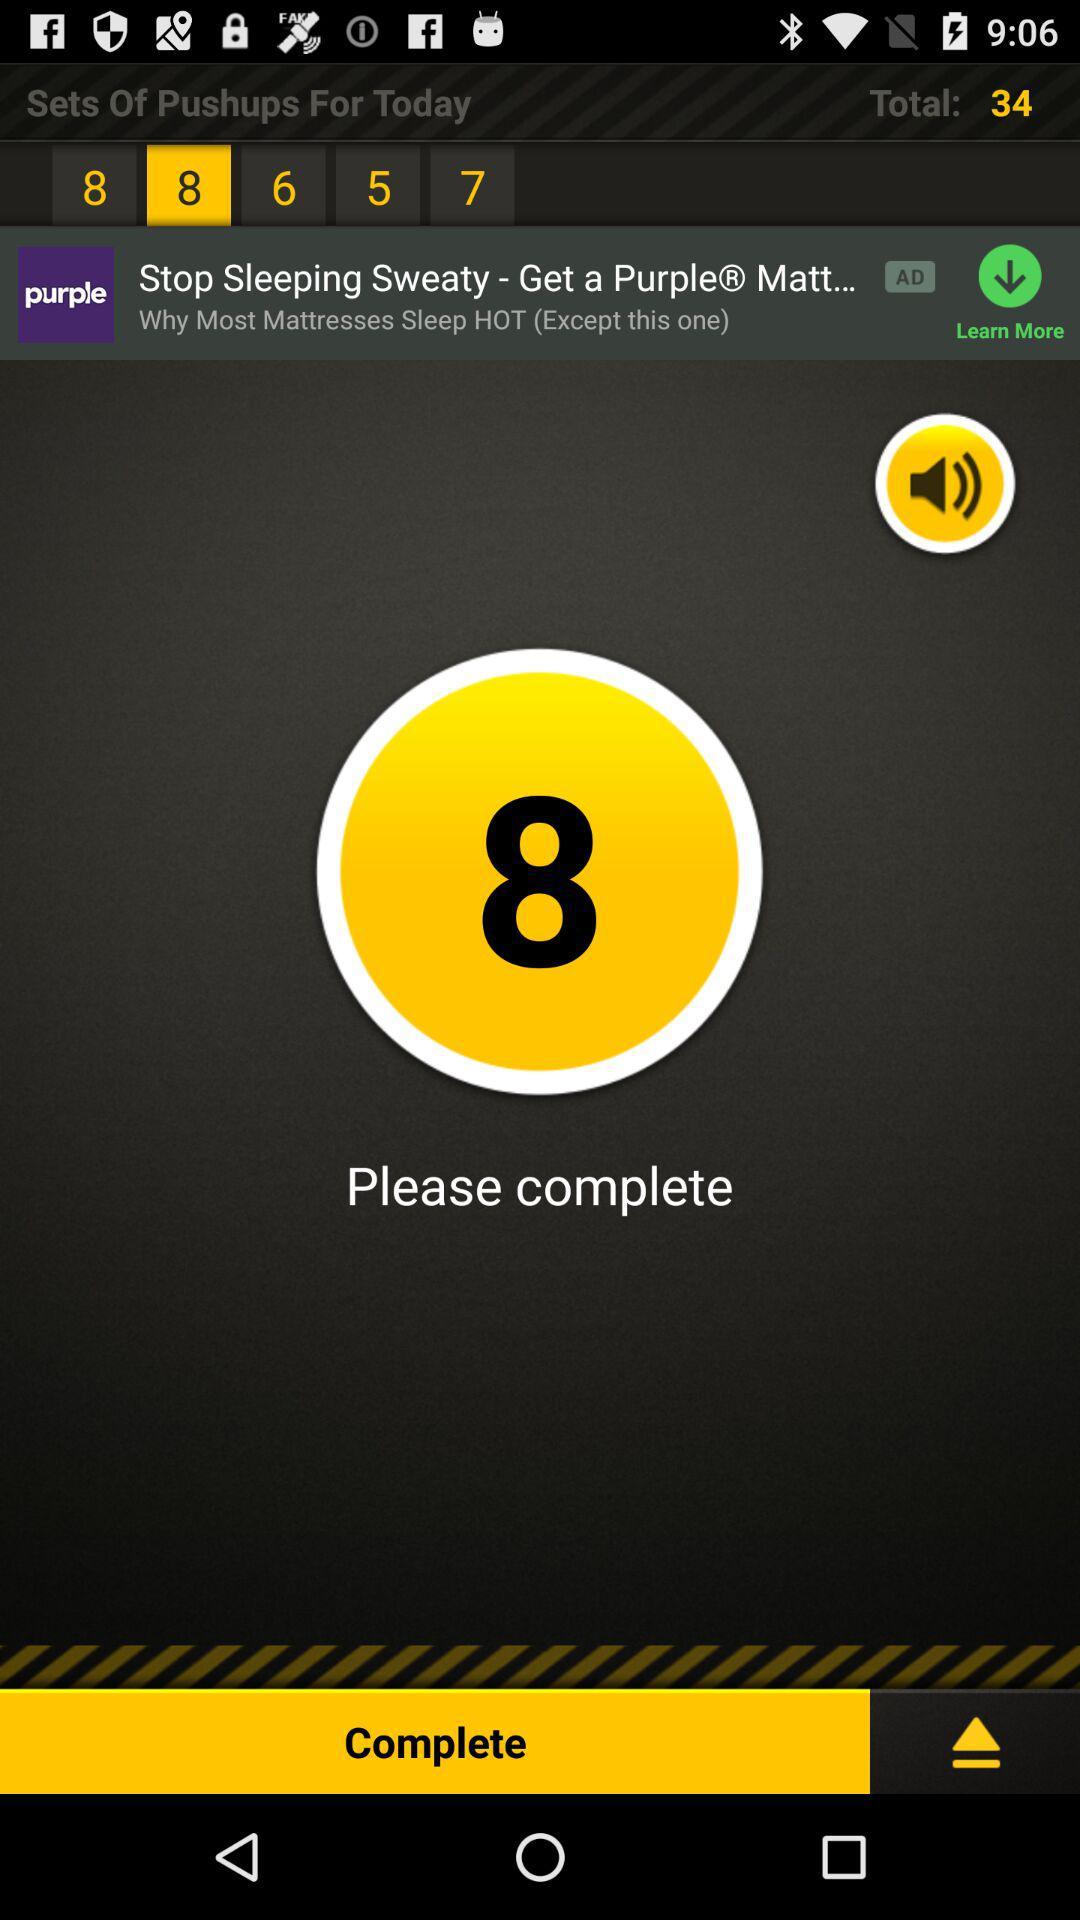  Describe the element at coordinates (974, 1732) in the screenshot. I see `complete settings` at that location.